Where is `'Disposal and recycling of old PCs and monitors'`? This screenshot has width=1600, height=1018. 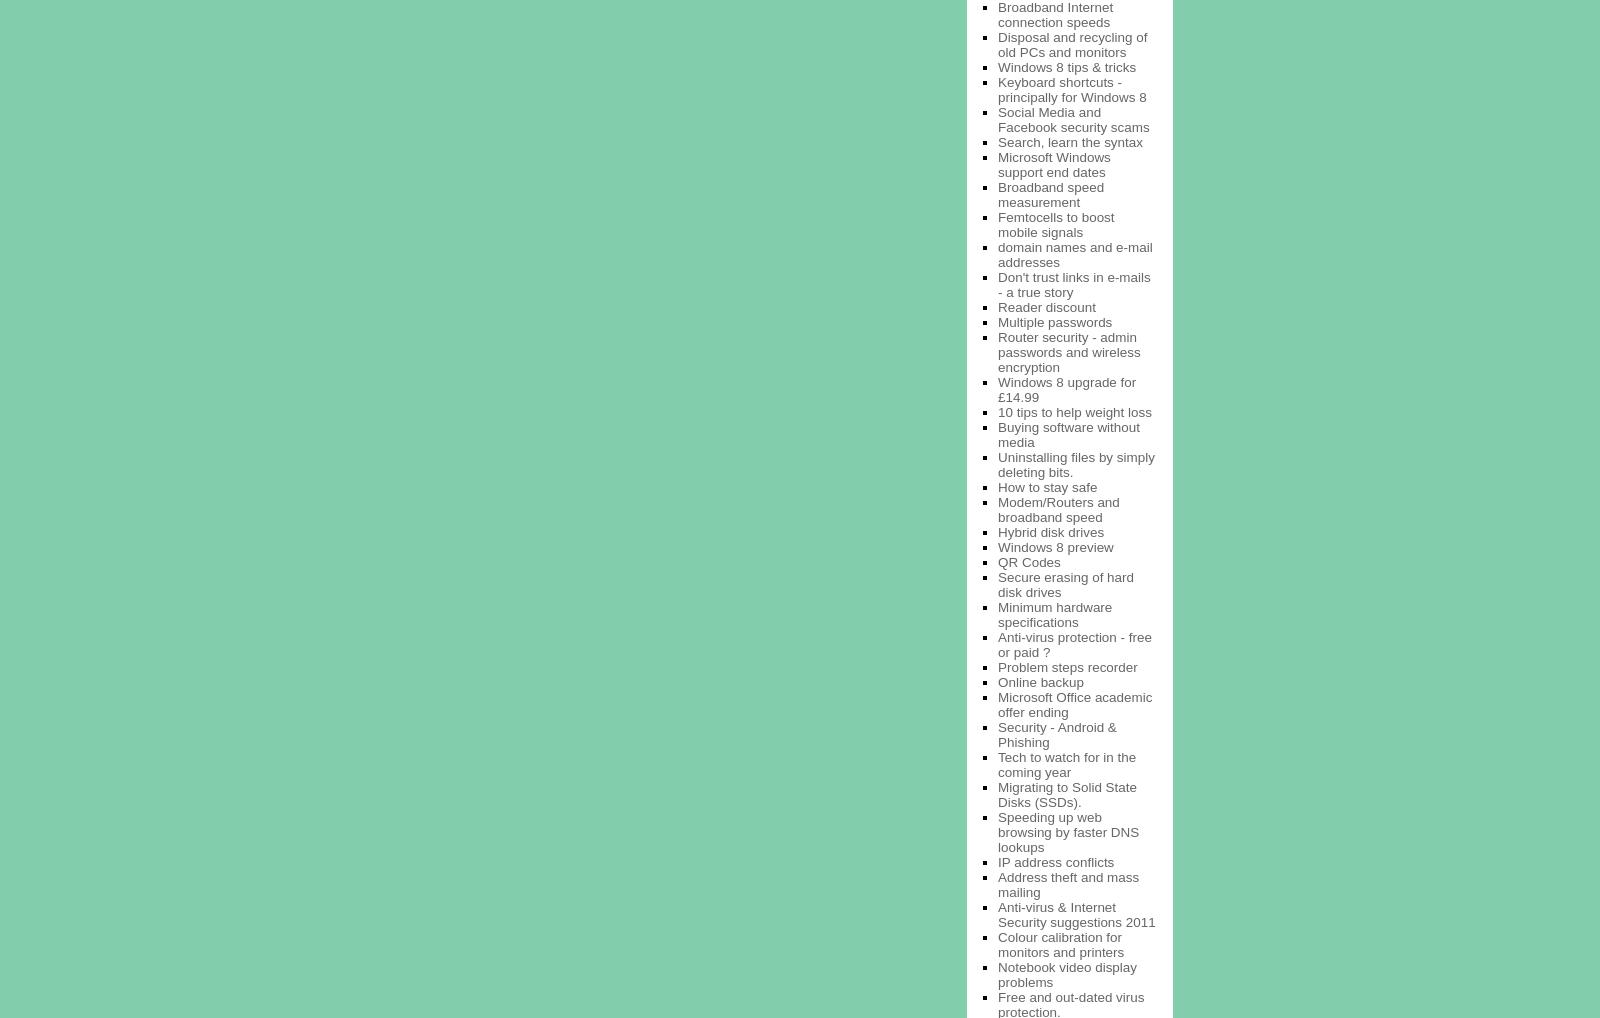 'Disposal and recycling of old PCs and monitors' is located at coordinates (1072, 42).